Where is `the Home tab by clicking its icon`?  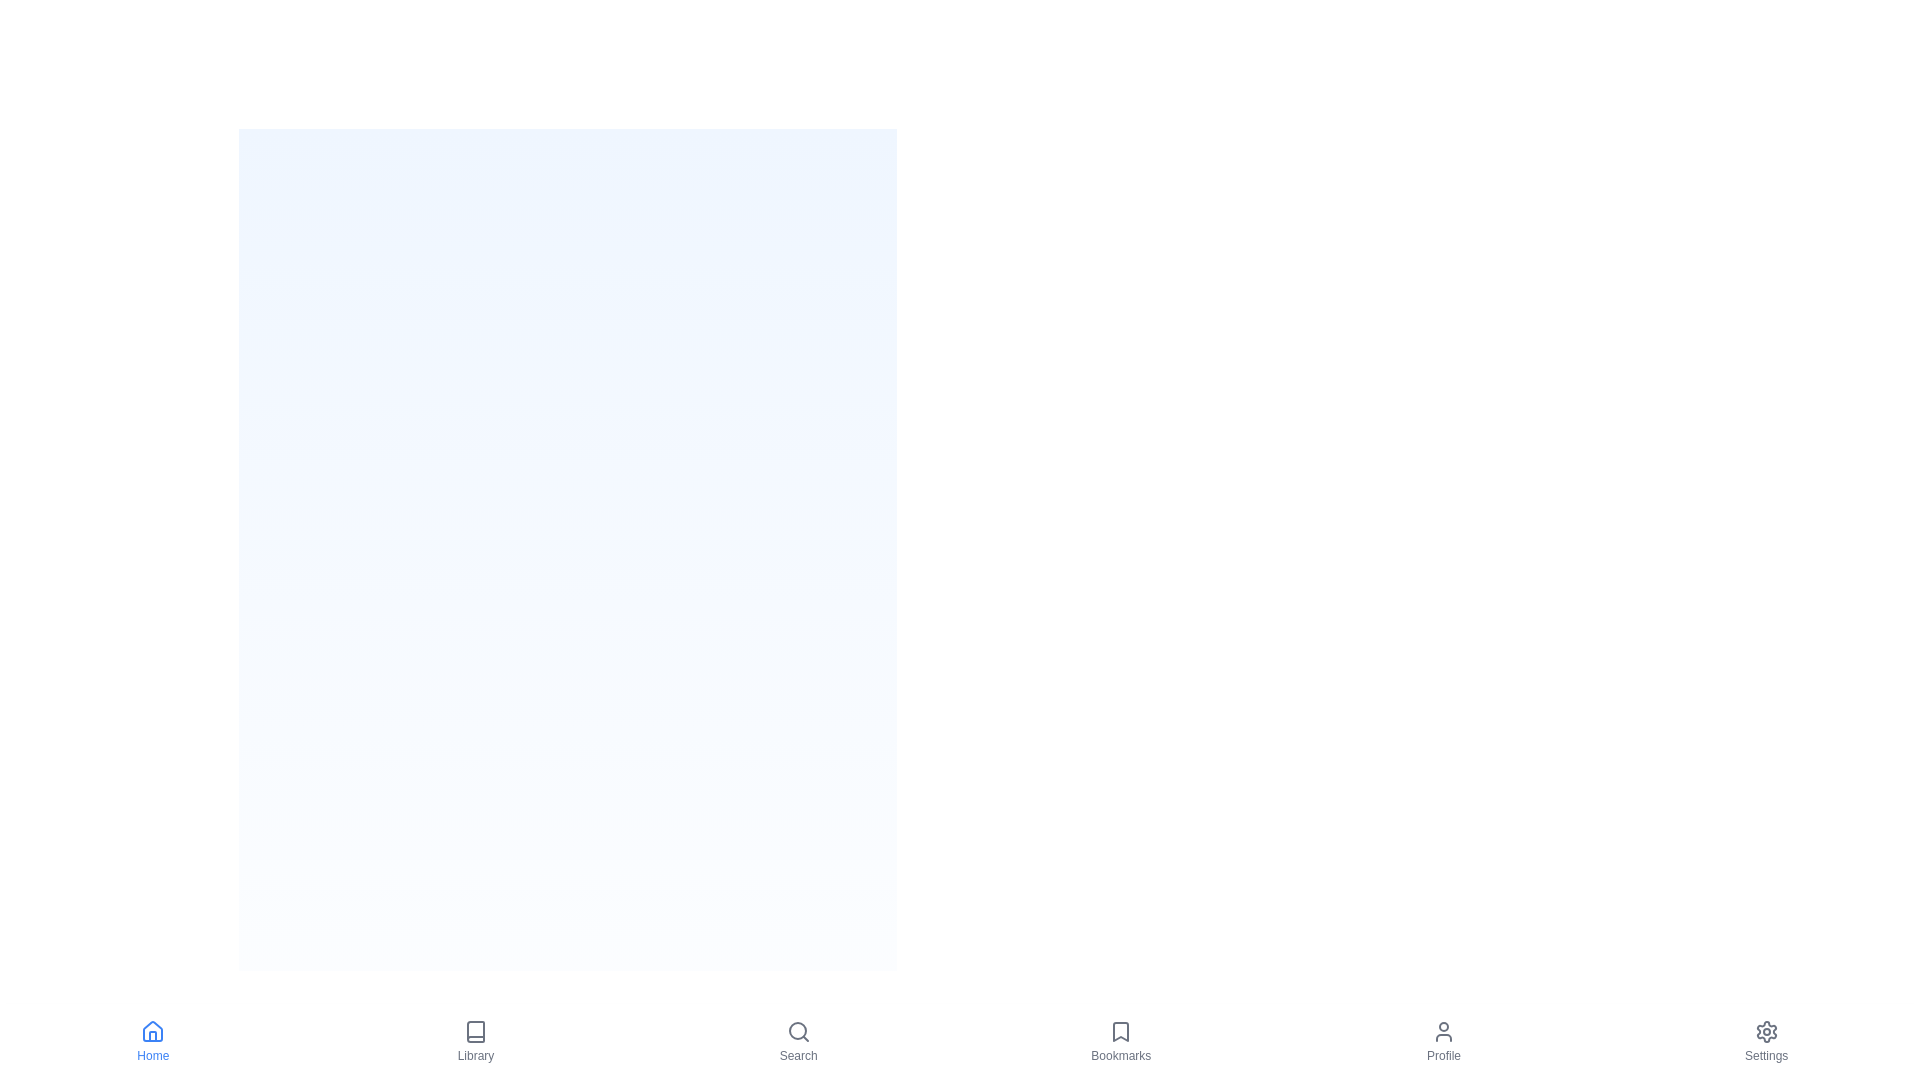
the Home tab by clicking its icon is located at coordinates (152, 1040).